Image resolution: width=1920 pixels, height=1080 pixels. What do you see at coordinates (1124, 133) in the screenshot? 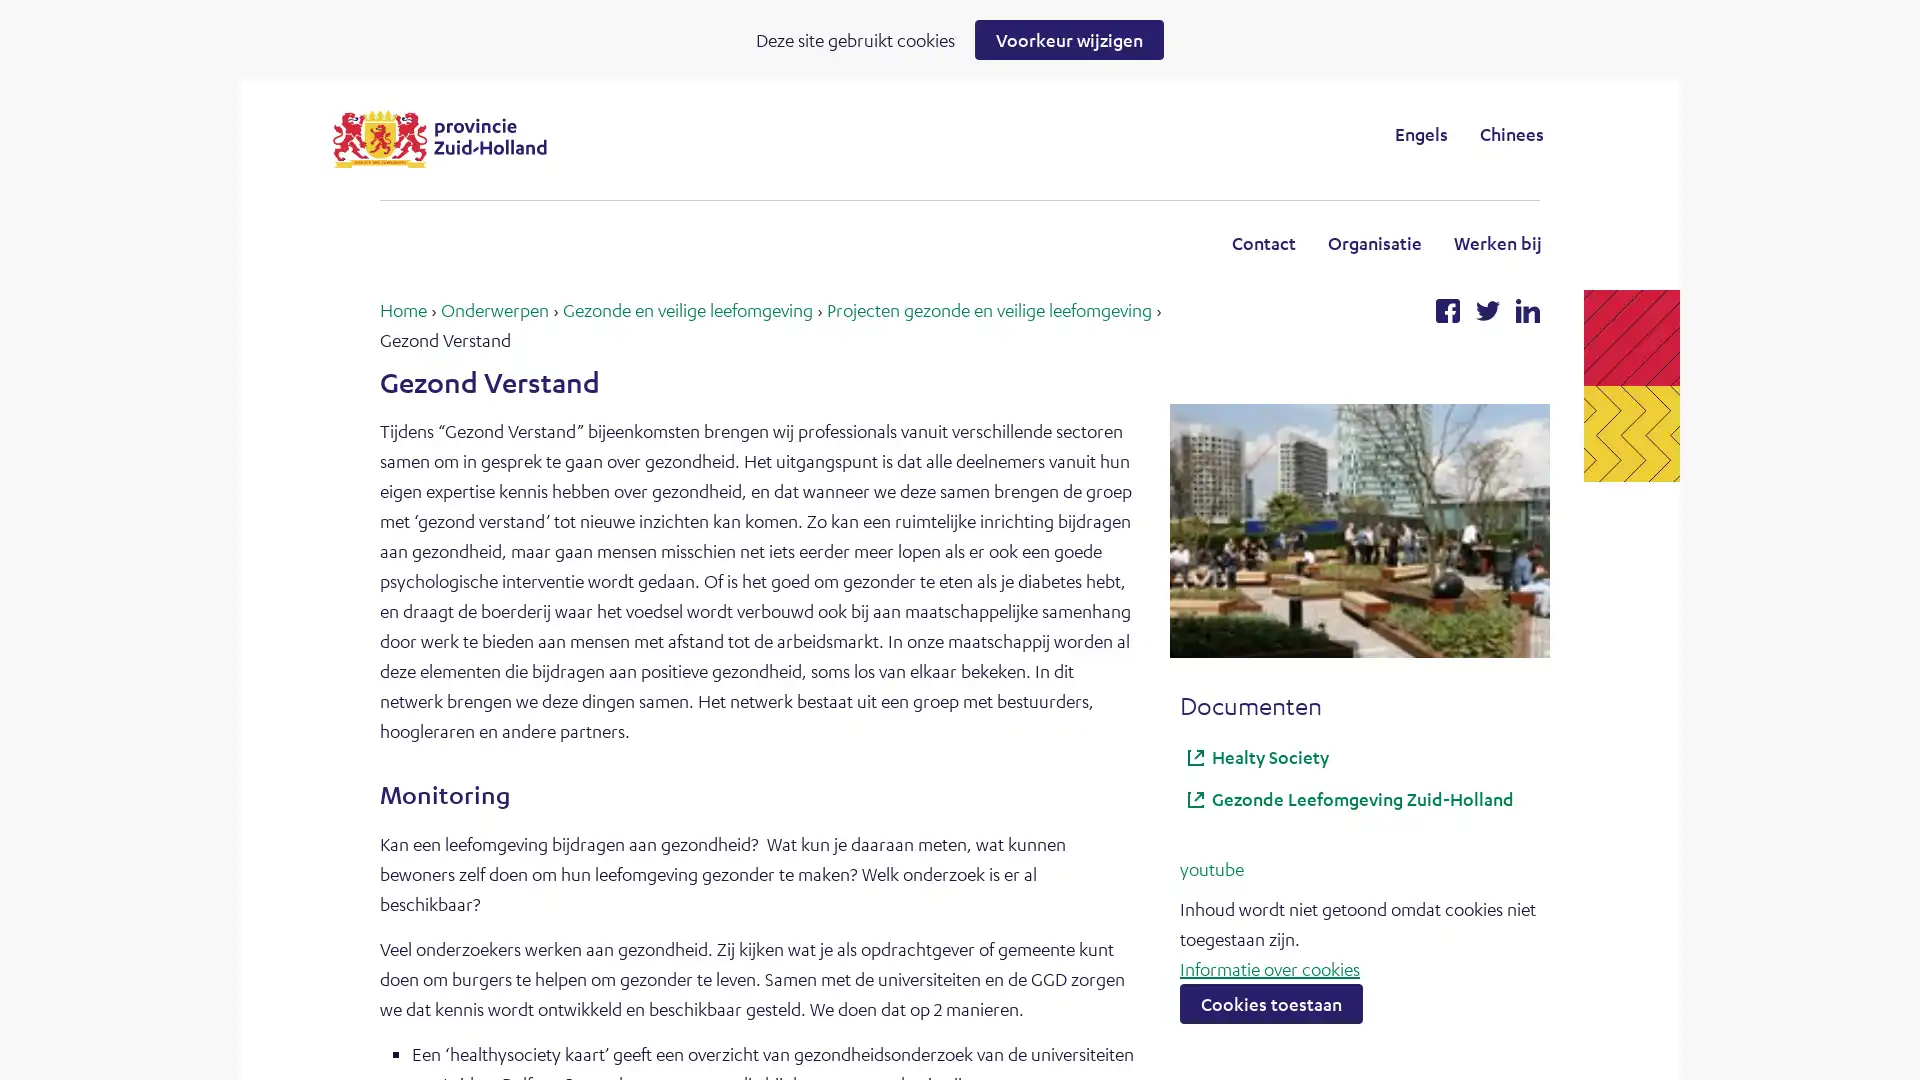
I see `Zoeken` at bounding box center [1124, 133].